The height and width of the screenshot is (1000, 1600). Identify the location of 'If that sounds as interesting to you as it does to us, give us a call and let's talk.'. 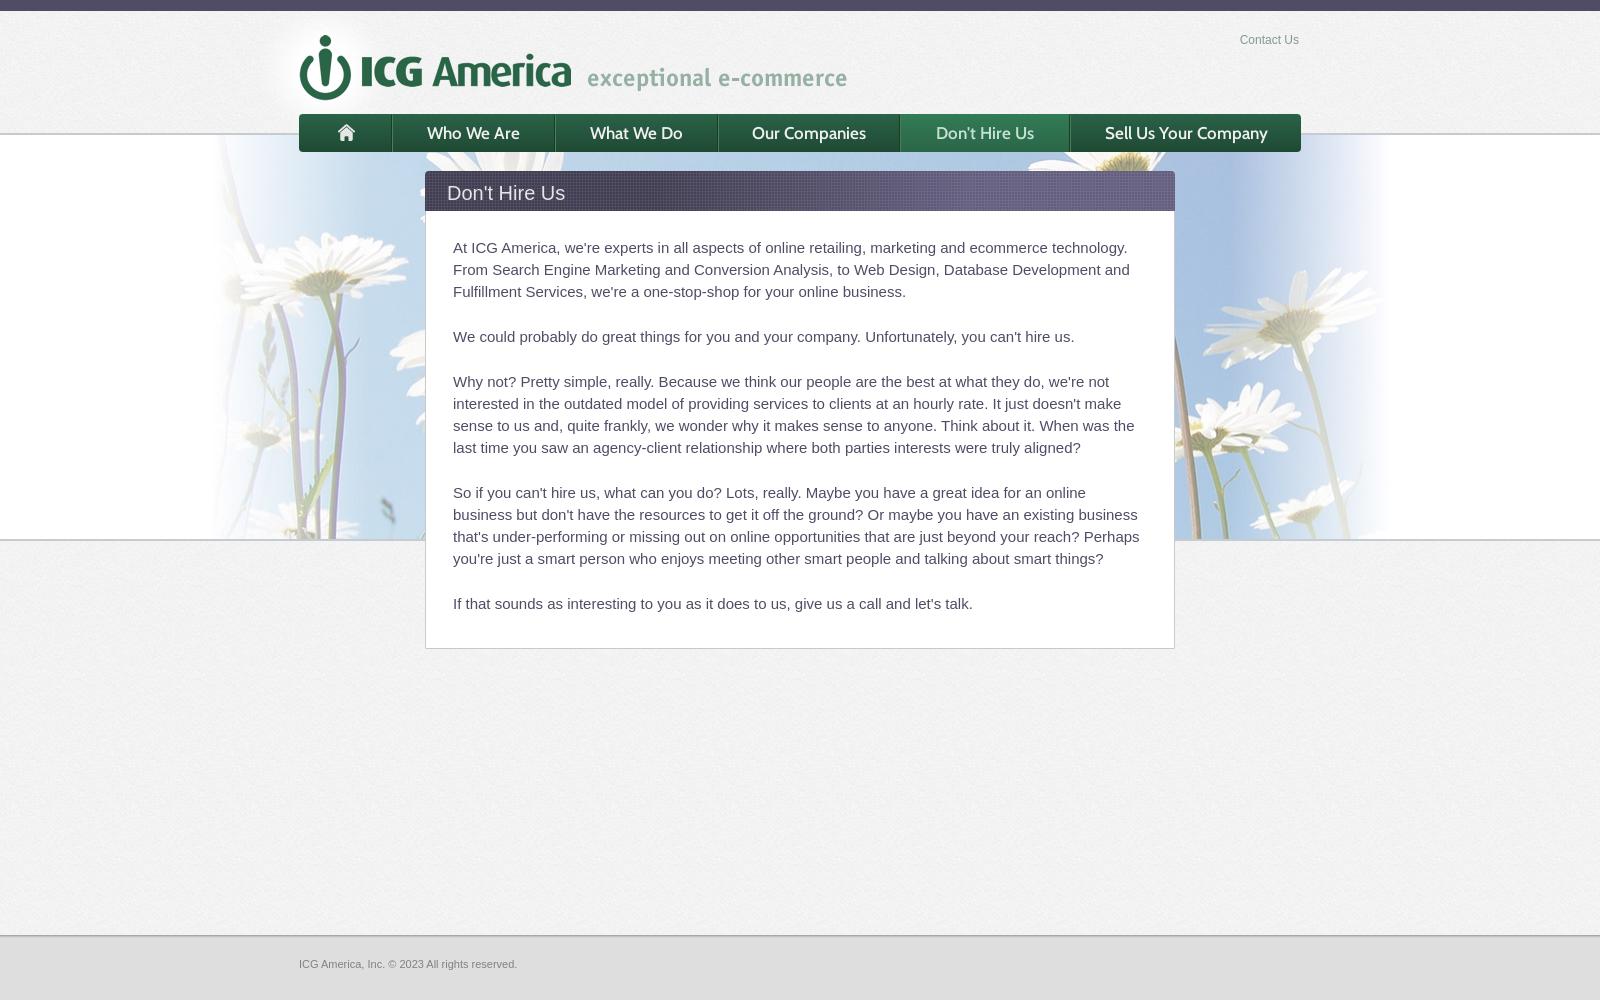
(712, 602).